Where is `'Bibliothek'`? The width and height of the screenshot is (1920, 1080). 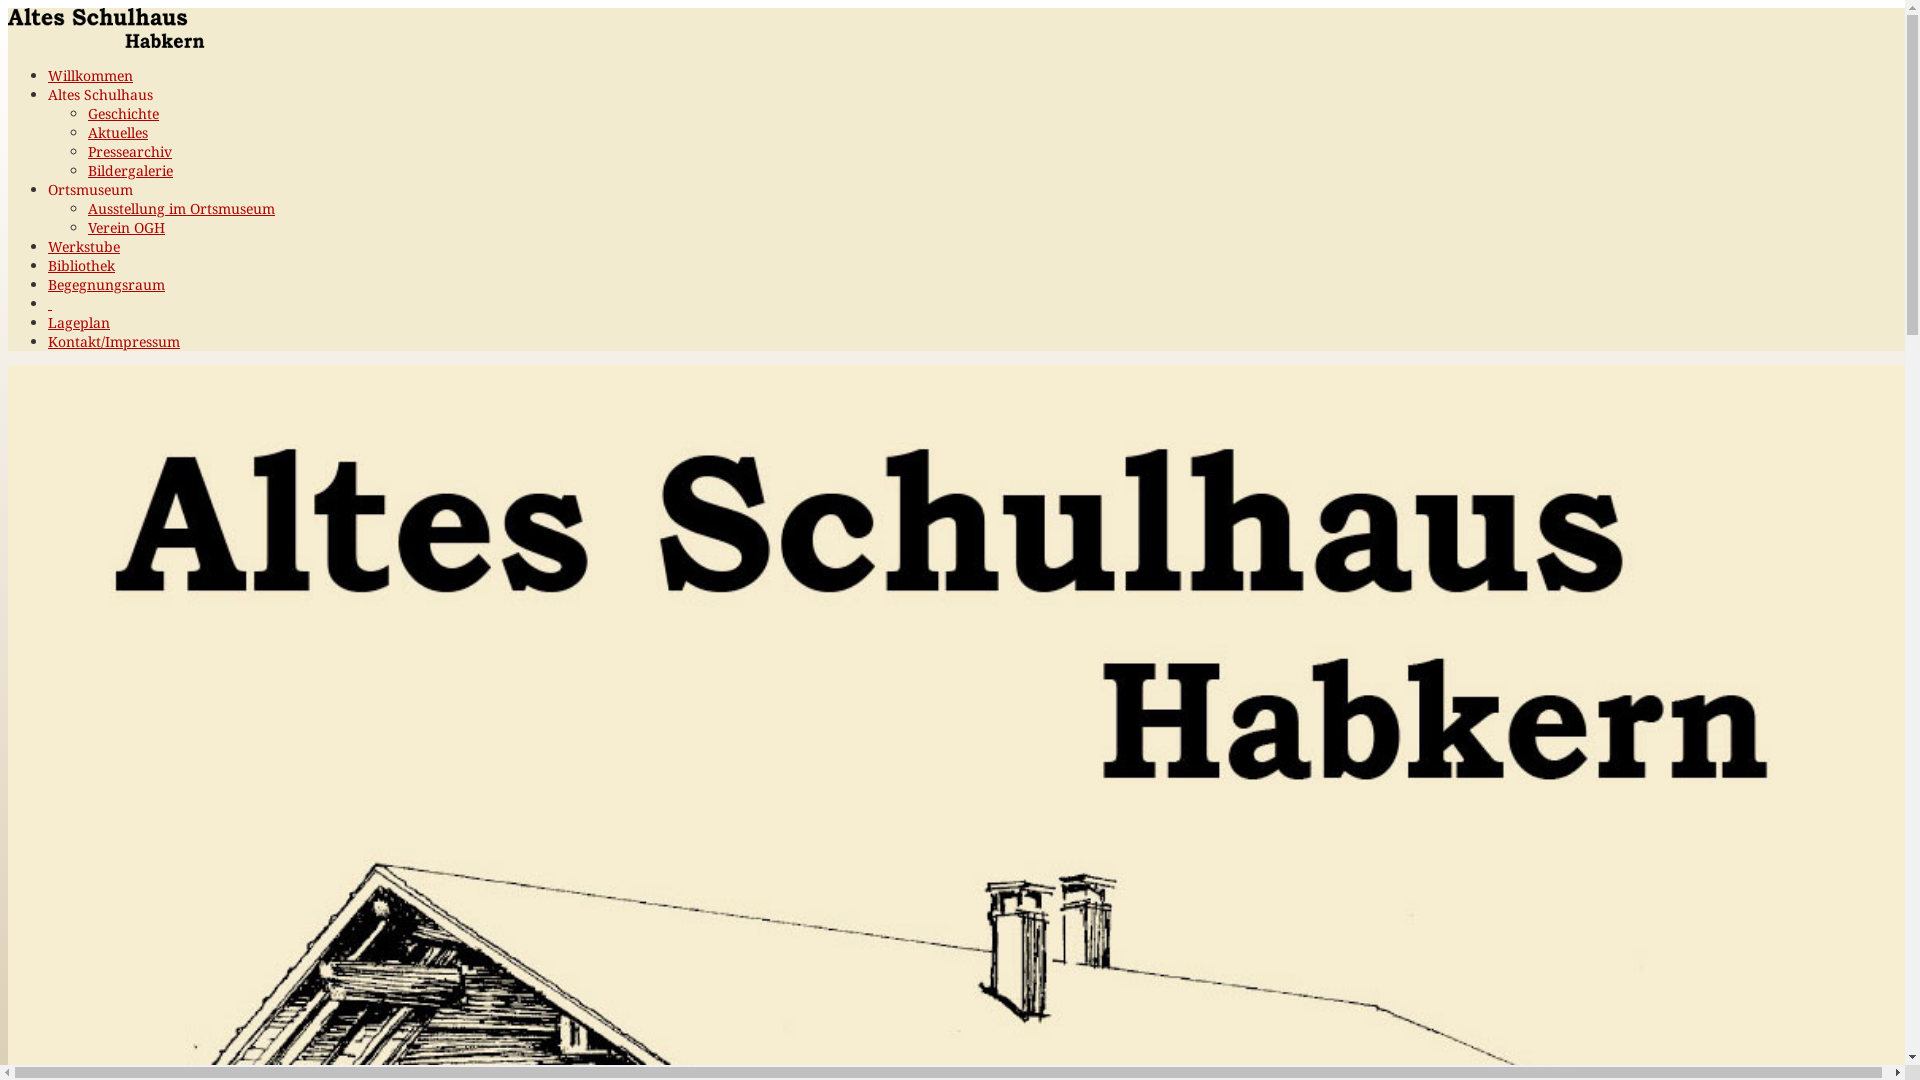
'Bibliothek' is located at coordinates (80, 264).